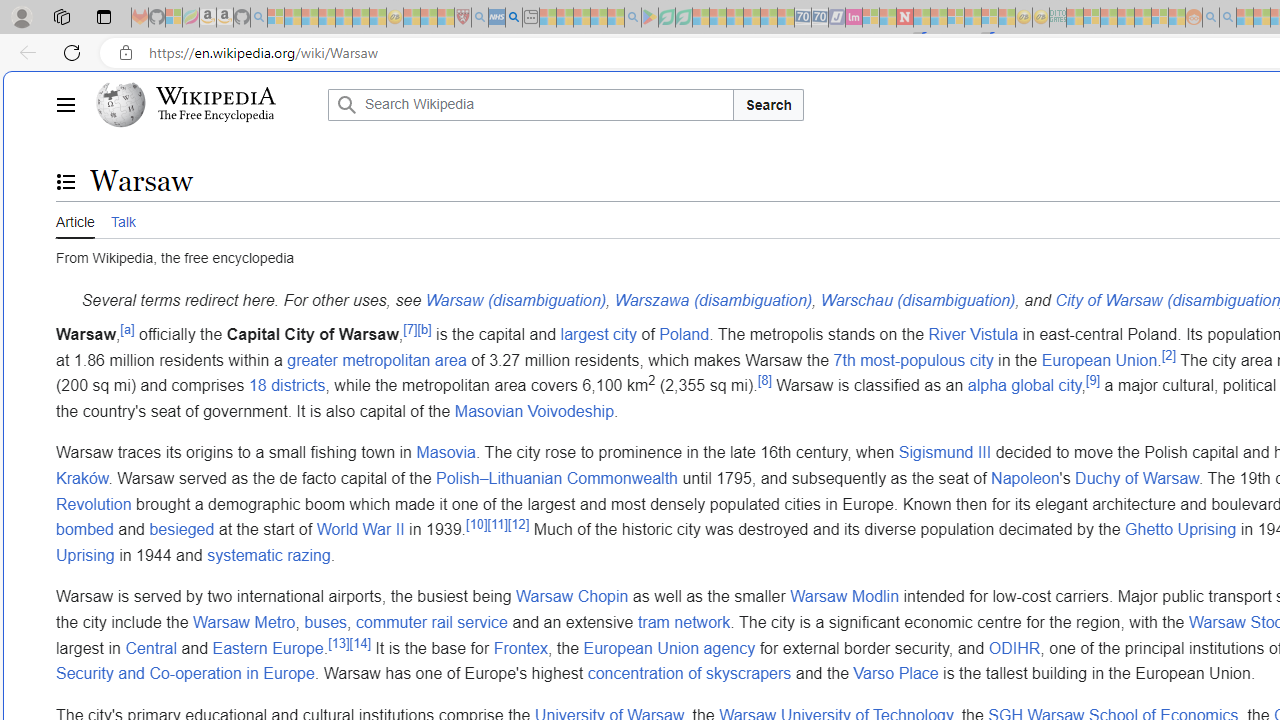 This screenshot has height=720, width=1280. Describe the element at coordinates (150, 648) in the screenshot. I see `'Central'` at that location.